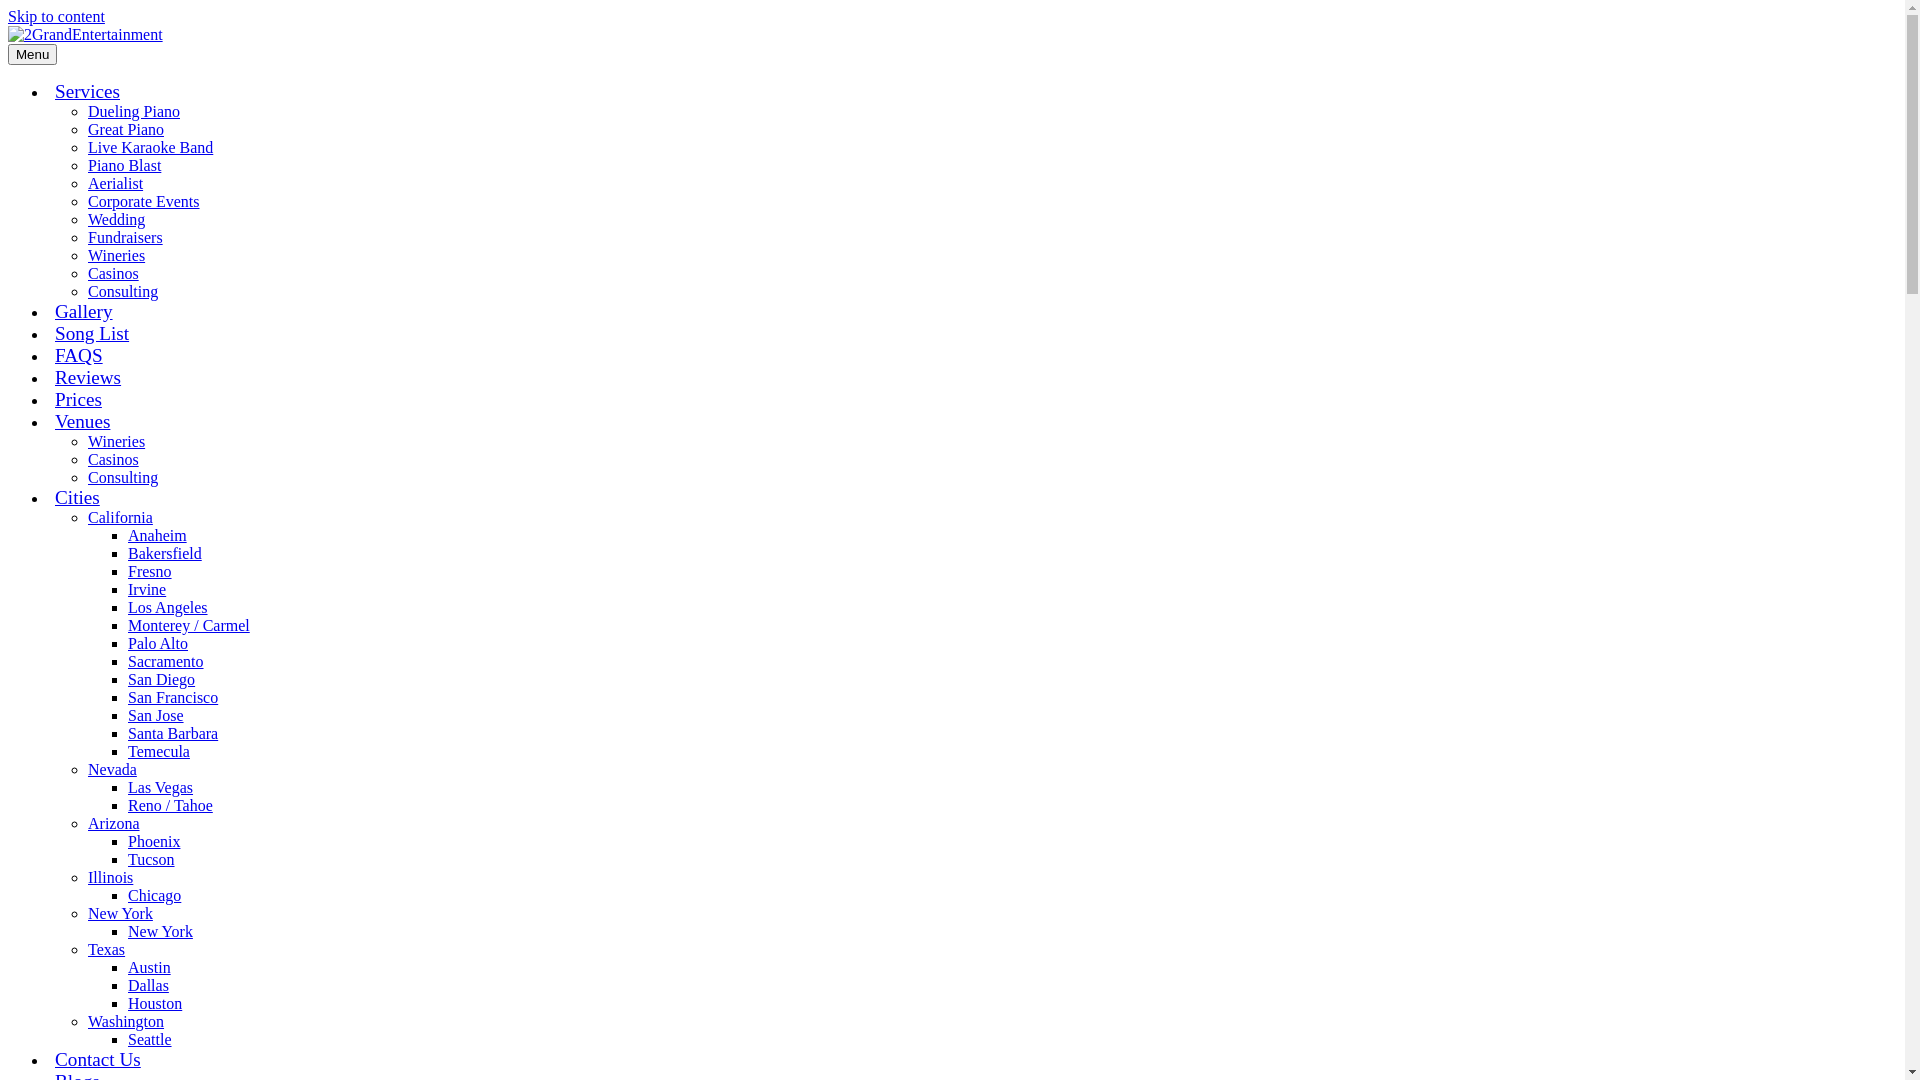 This screenshot has width=1920, height=1080. Describe the element at coordinates (113, 823) in the screenshot. I see `'Arizona'` at that location.